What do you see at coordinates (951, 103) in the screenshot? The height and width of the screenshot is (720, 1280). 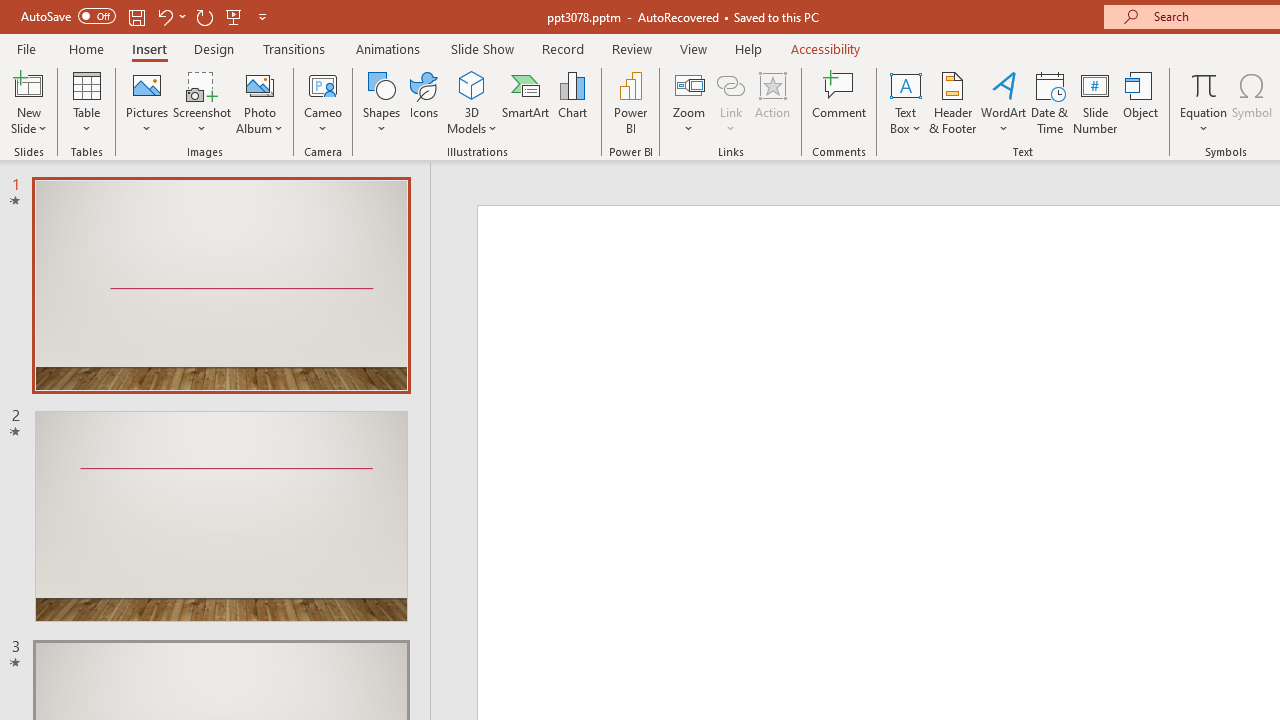 I see `'Header & Footer...'` at bounding box center [951, 103].